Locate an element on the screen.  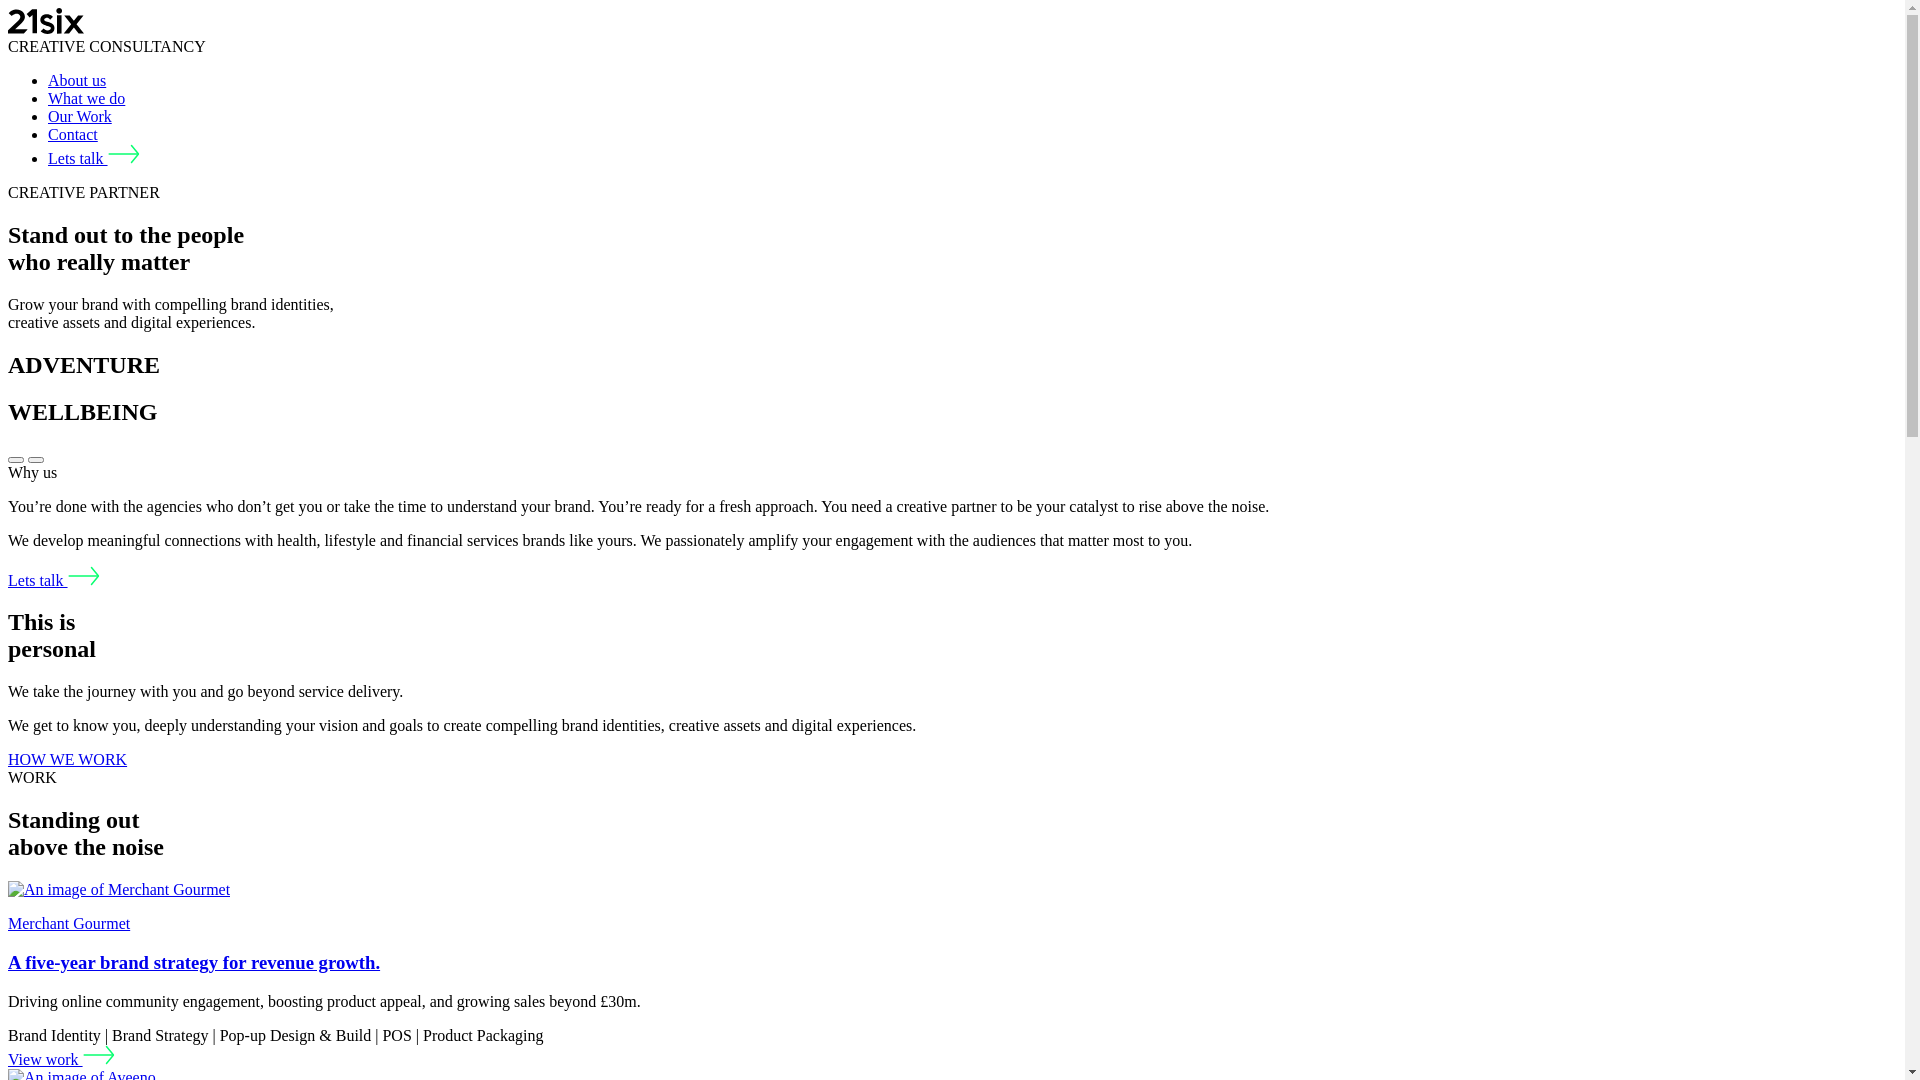
'Contact' is located at coordinates (72, 134).